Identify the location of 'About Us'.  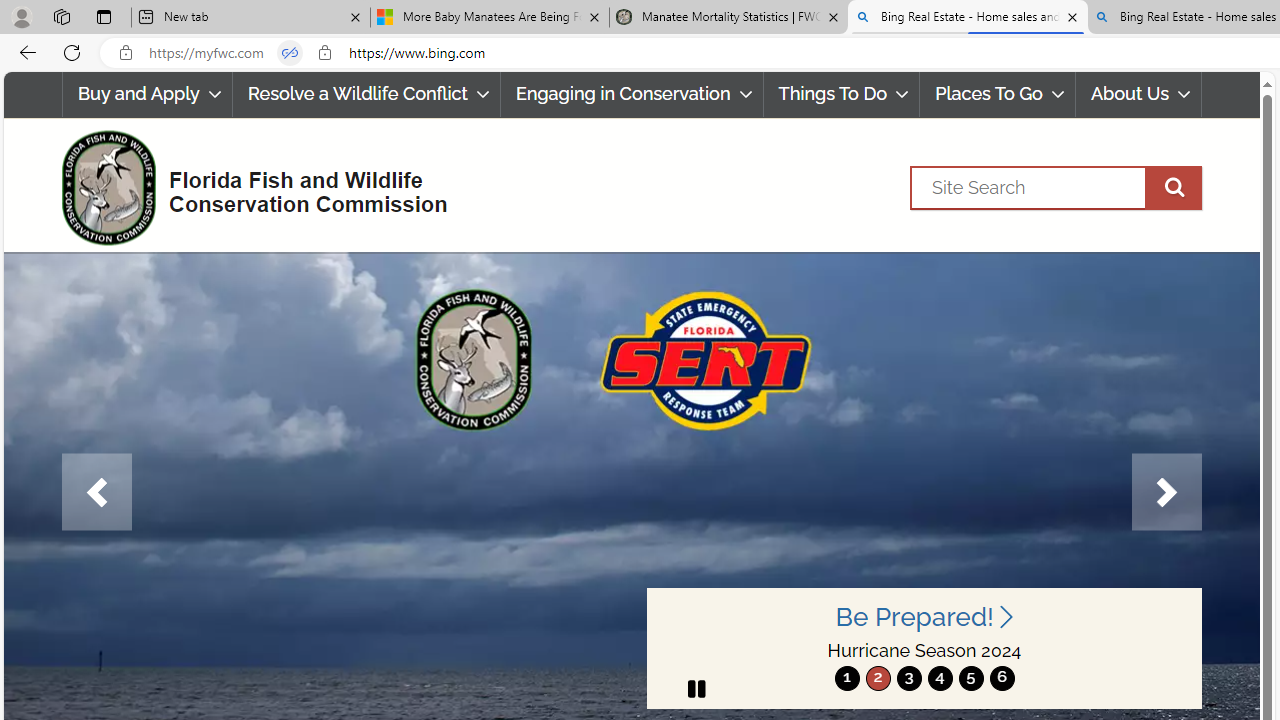
(1139, 94).